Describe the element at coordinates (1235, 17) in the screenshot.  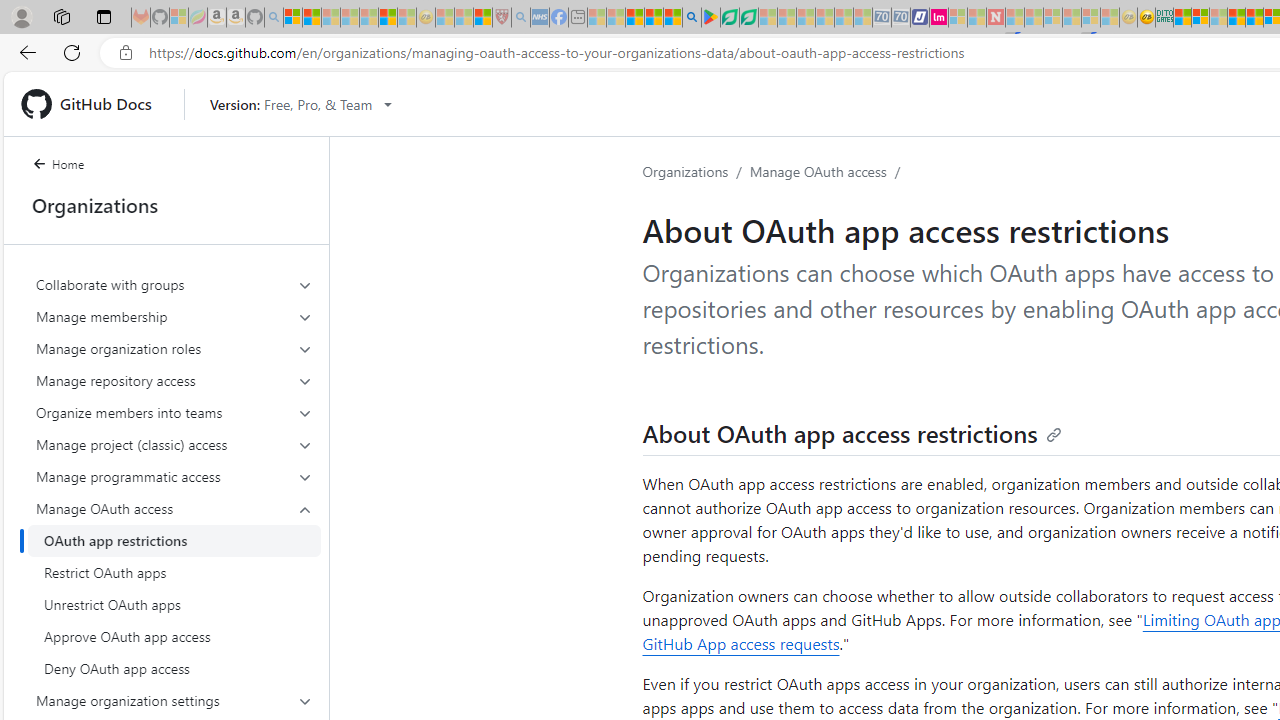
I see `'Expert Portfolios'` at that location.